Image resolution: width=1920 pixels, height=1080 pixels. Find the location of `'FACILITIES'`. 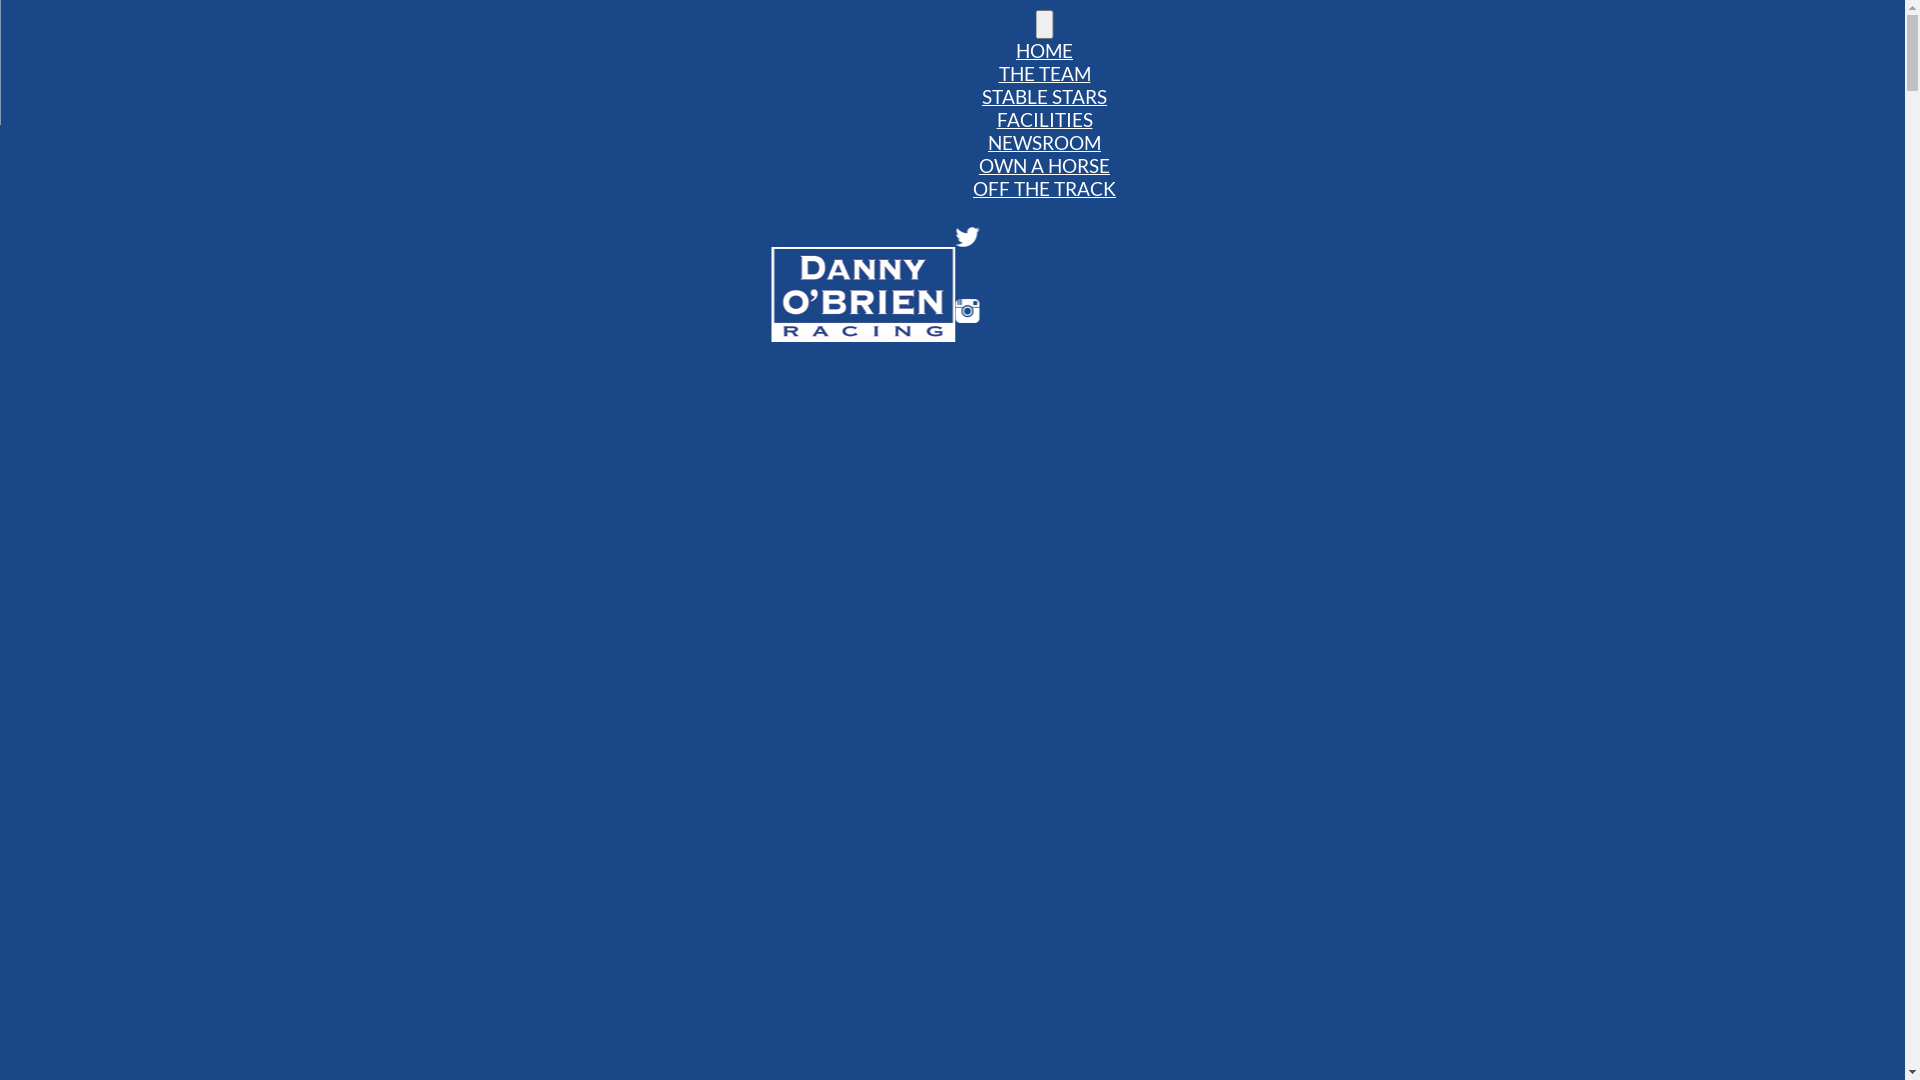

'FACILITIES' is located at coordinates (1042, 119).